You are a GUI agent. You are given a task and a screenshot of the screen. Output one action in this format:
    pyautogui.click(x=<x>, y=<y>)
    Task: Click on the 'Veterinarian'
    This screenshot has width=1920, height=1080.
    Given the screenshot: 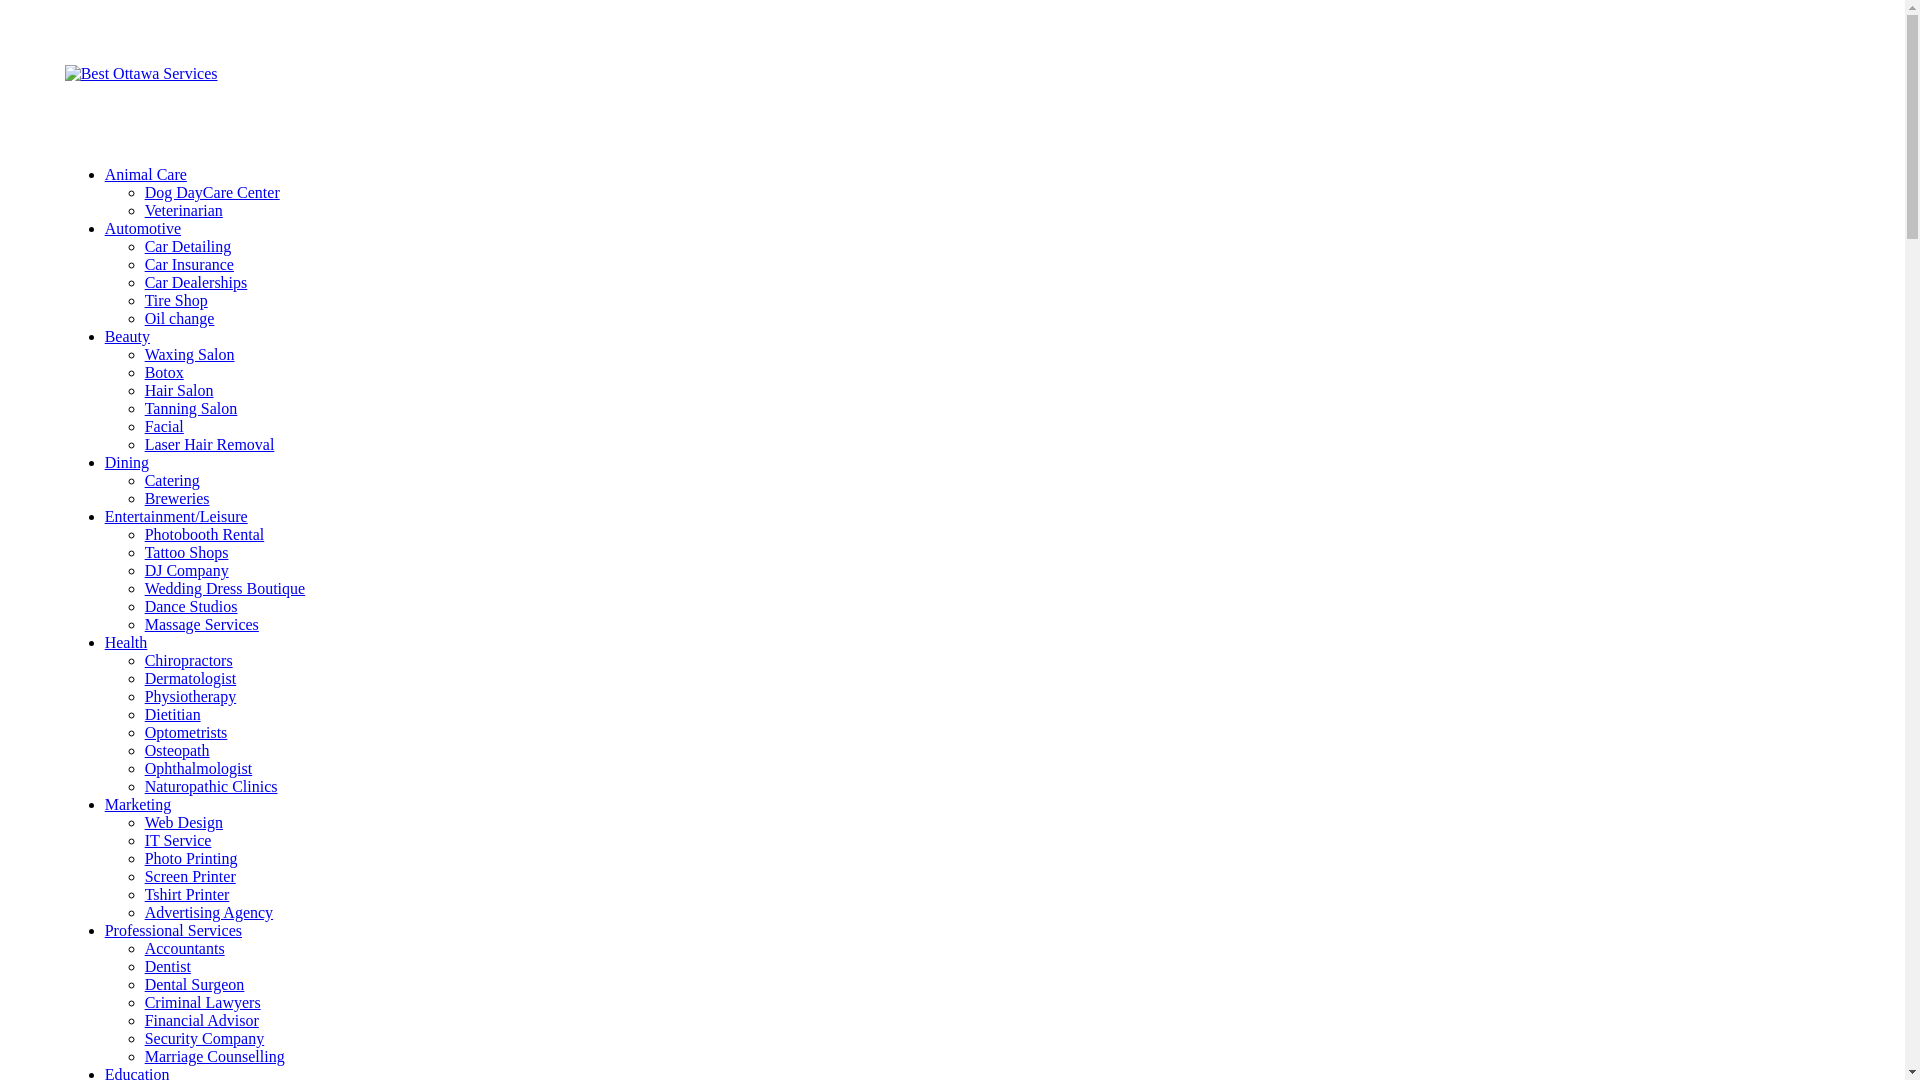 What is the action you would take?
    pyautogui.click(x=183, y=210)
    